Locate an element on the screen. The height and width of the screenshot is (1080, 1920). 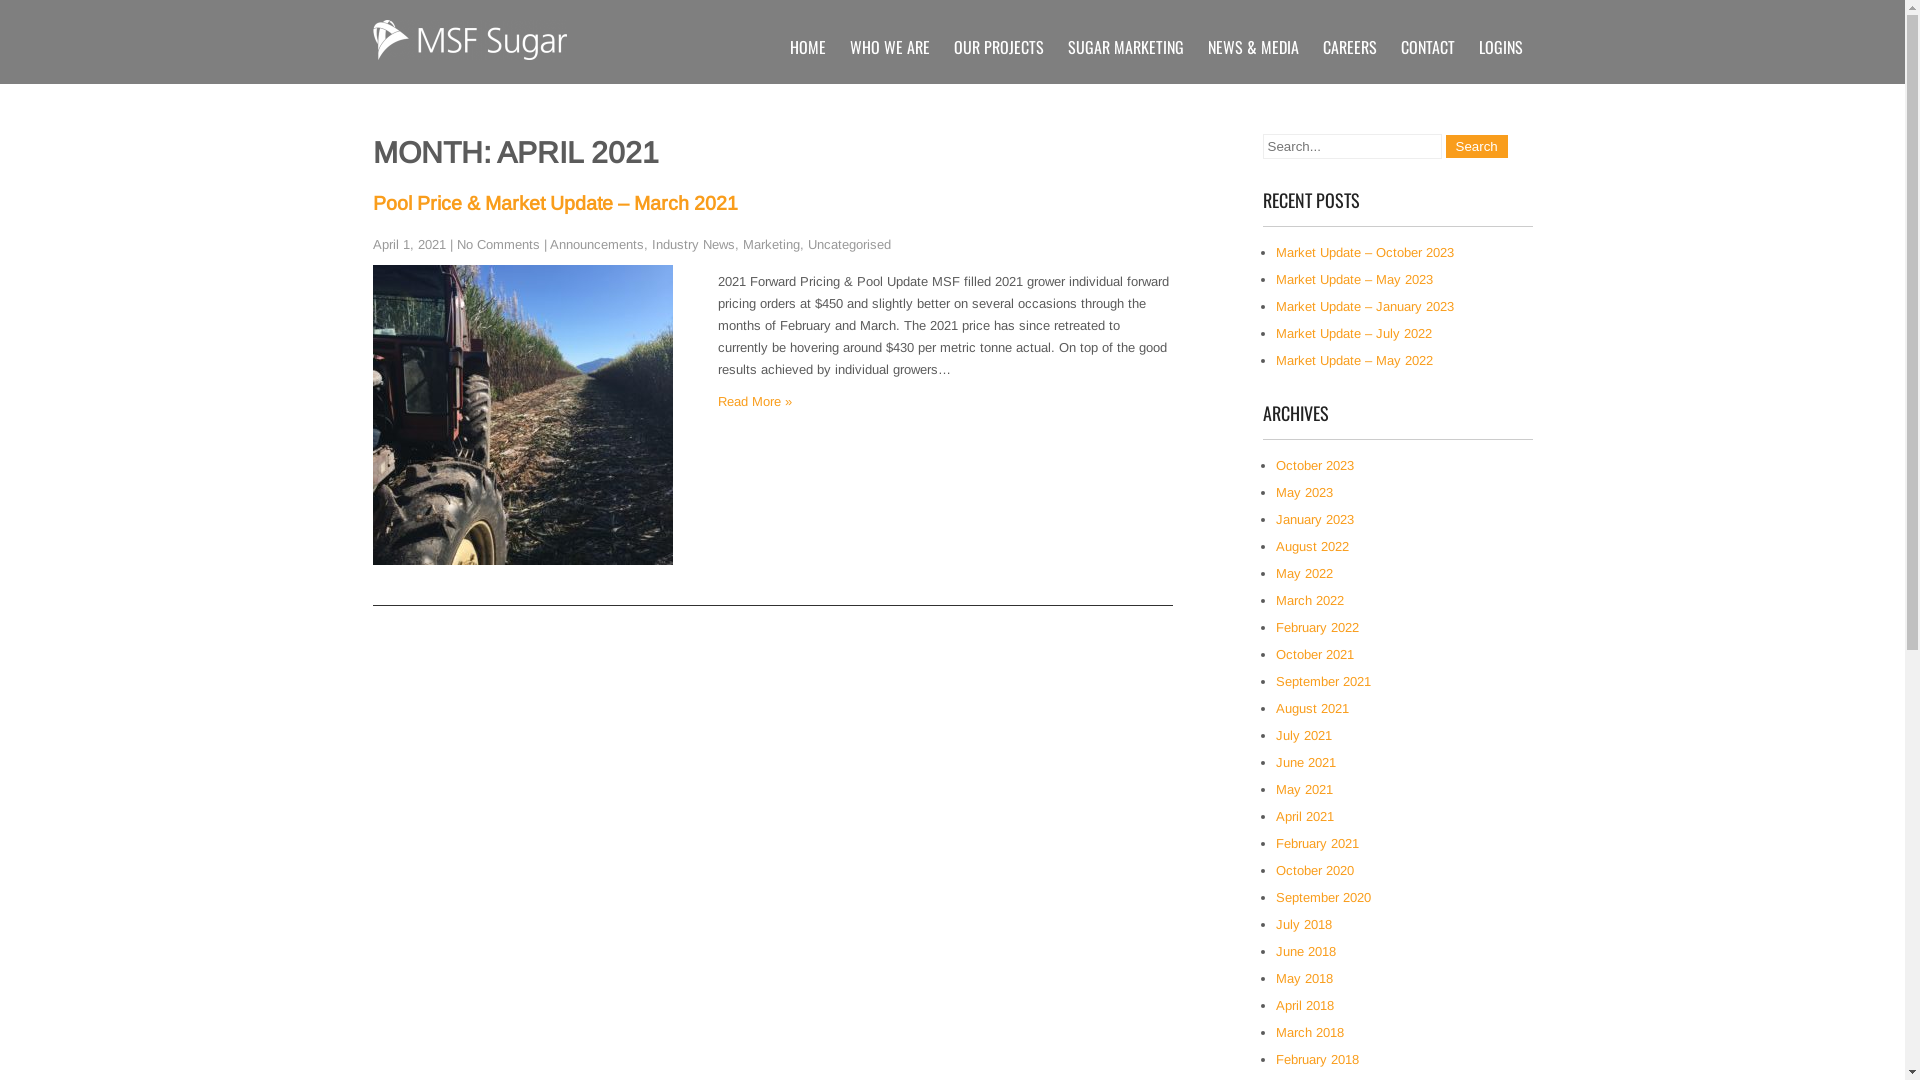
'No Comments' is located at coordinates (497, 243).